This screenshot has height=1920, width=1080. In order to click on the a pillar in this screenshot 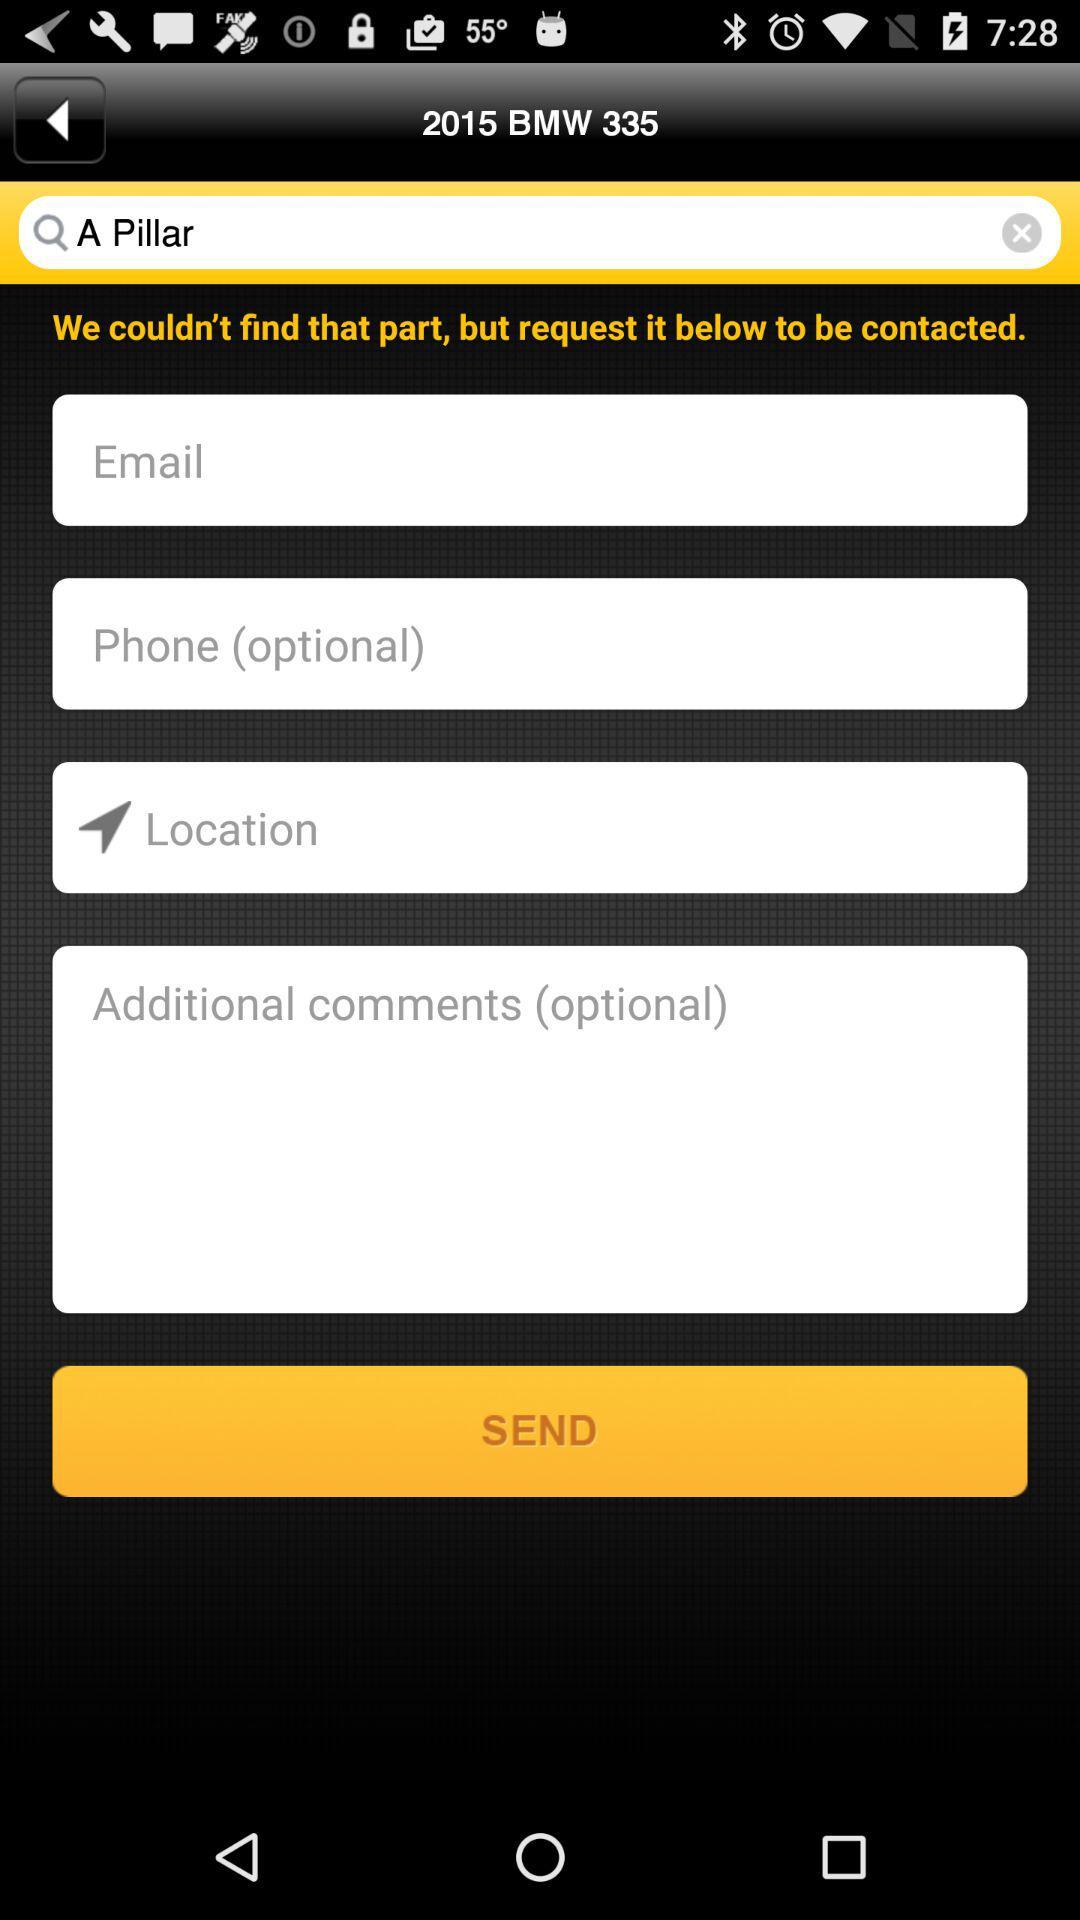, I will do `click(540, 232)`.